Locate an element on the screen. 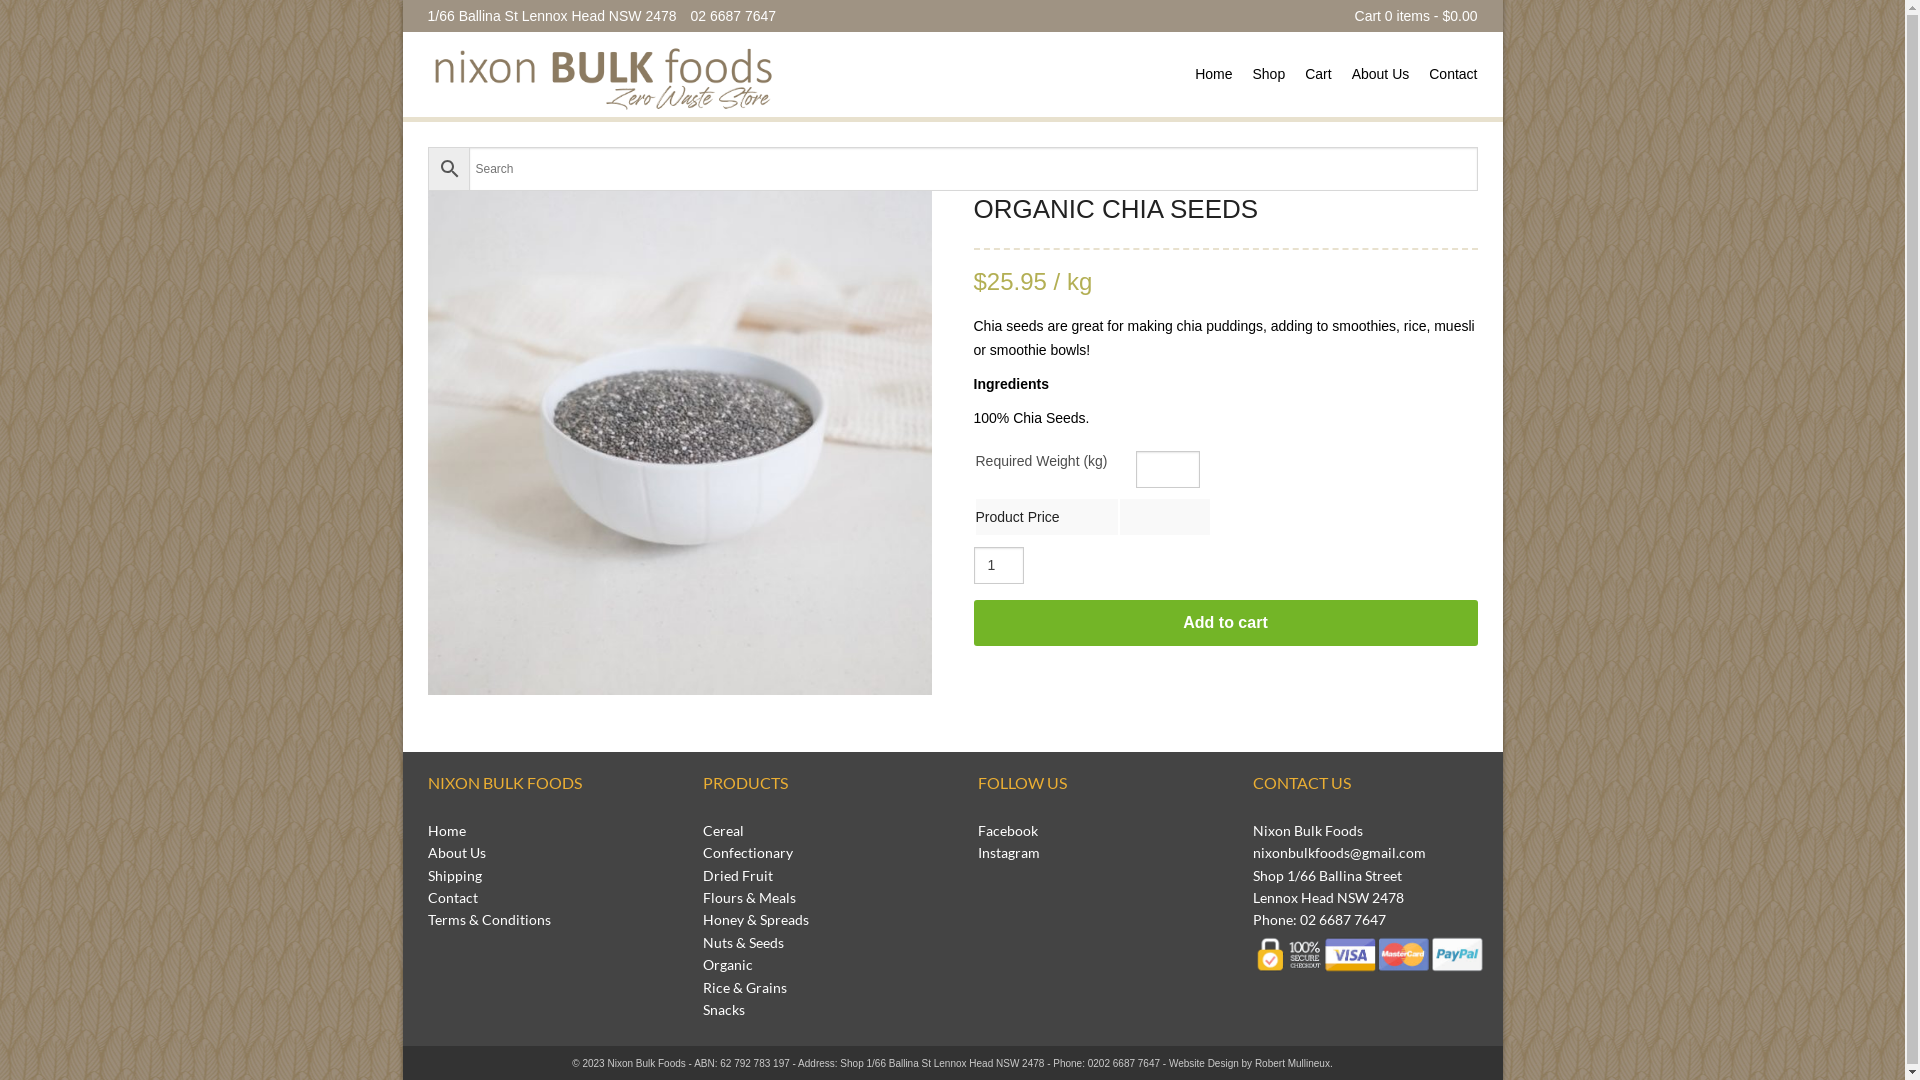  'Instagram' is located at coordinates (1008, 852).